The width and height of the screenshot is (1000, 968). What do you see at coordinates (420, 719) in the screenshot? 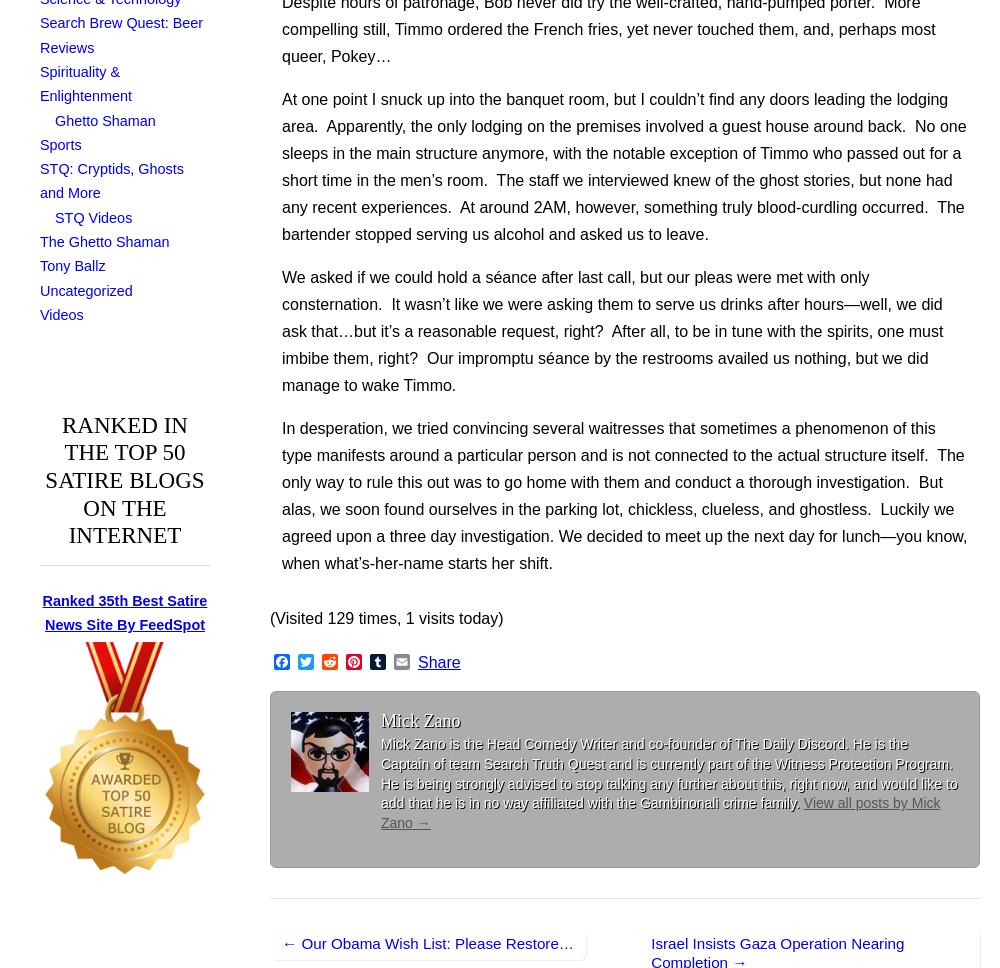
I see `'Mick Zano'` at bounding box center [420, 719].